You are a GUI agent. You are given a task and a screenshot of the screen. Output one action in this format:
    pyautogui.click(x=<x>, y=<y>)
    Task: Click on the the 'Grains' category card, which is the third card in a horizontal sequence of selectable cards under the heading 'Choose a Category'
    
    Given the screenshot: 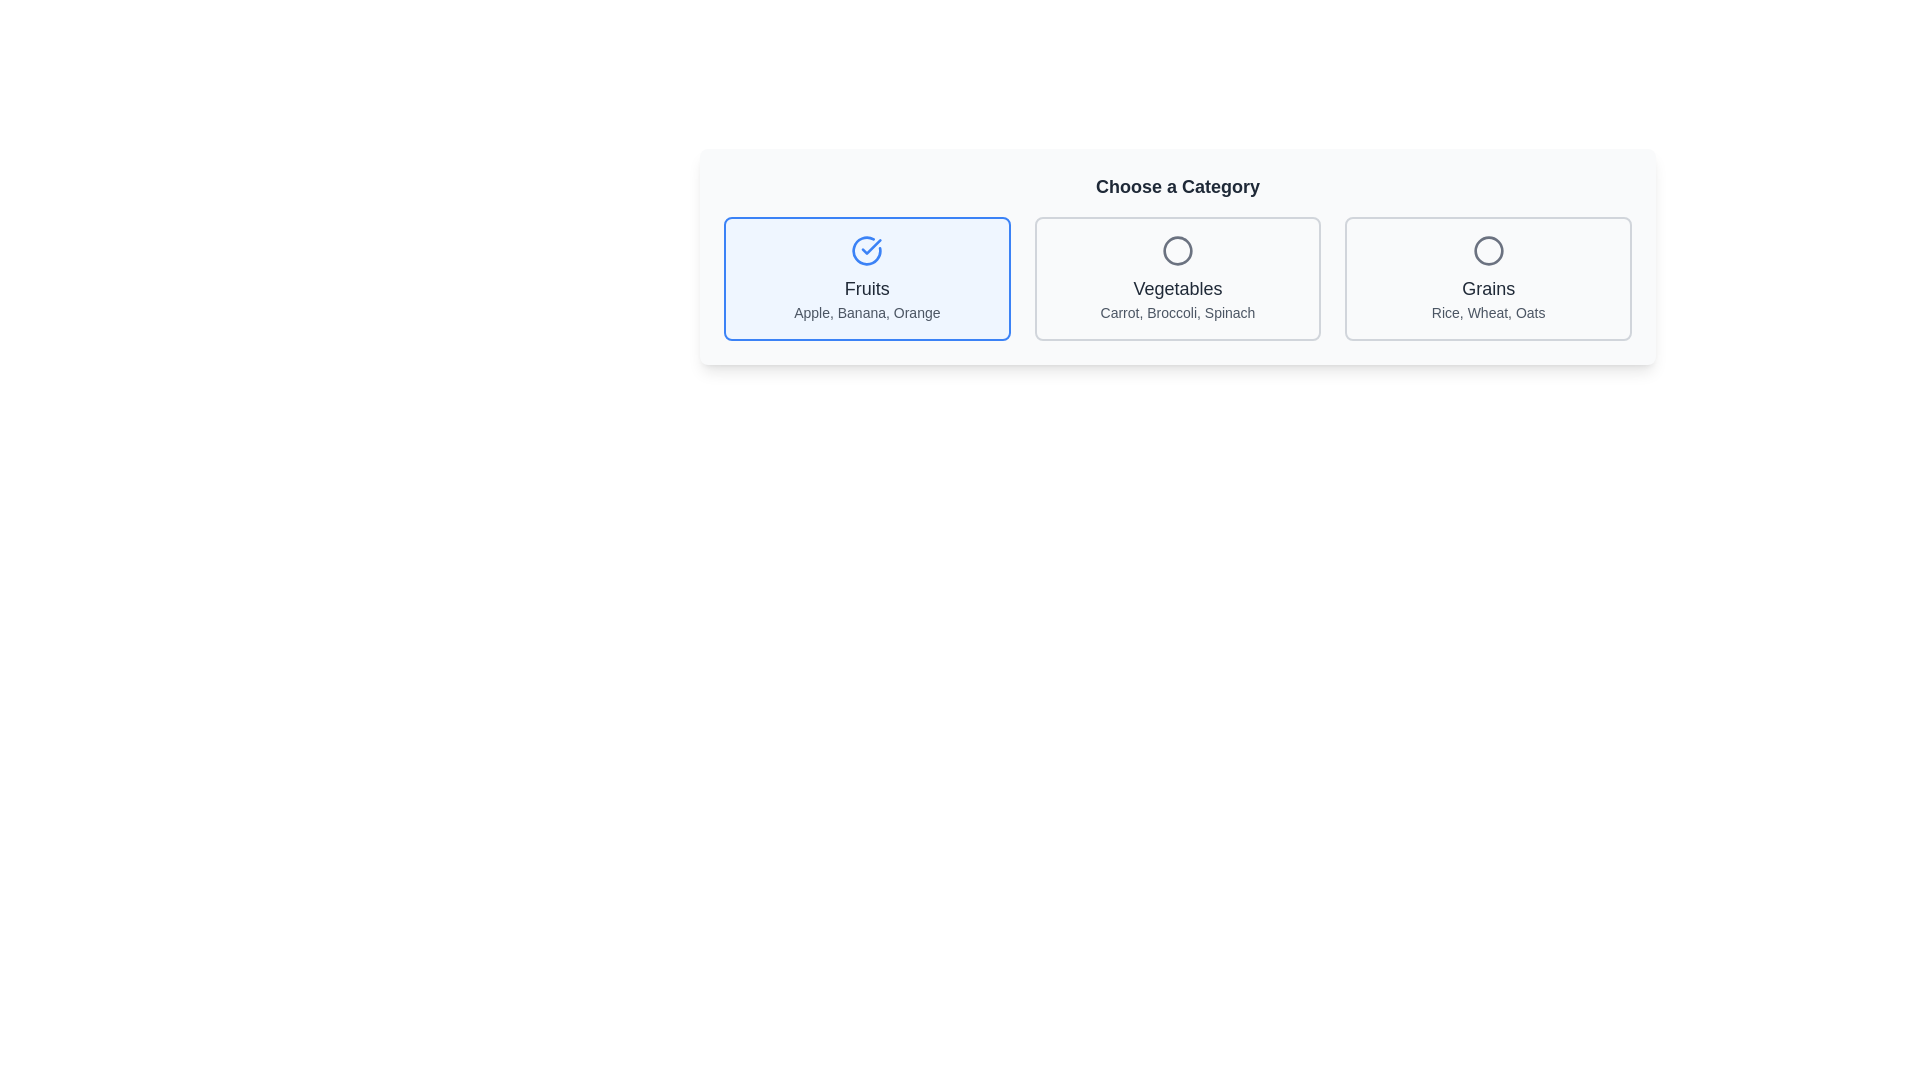 What is the action you would take?
    pyautogui.click(x=1488, y=278)
    